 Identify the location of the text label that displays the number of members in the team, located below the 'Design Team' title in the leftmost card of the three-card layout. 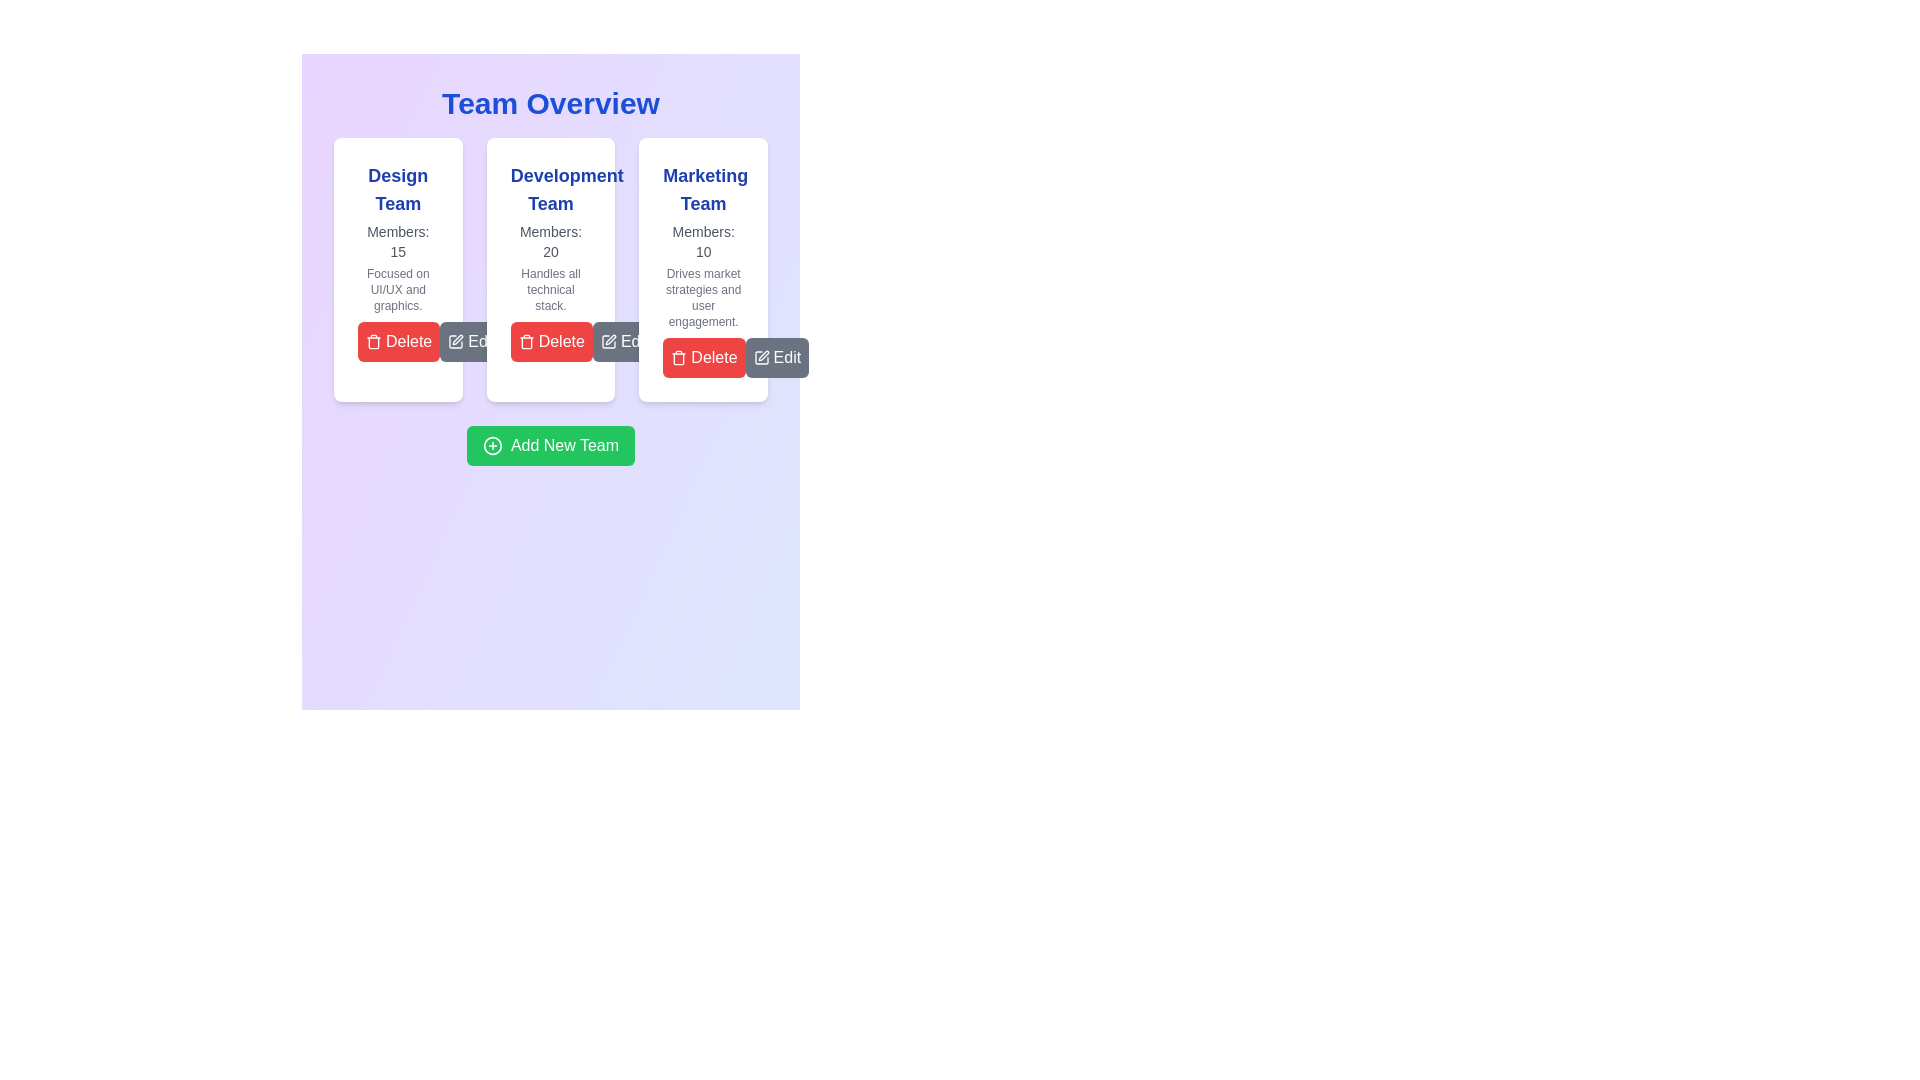
(398, 241).